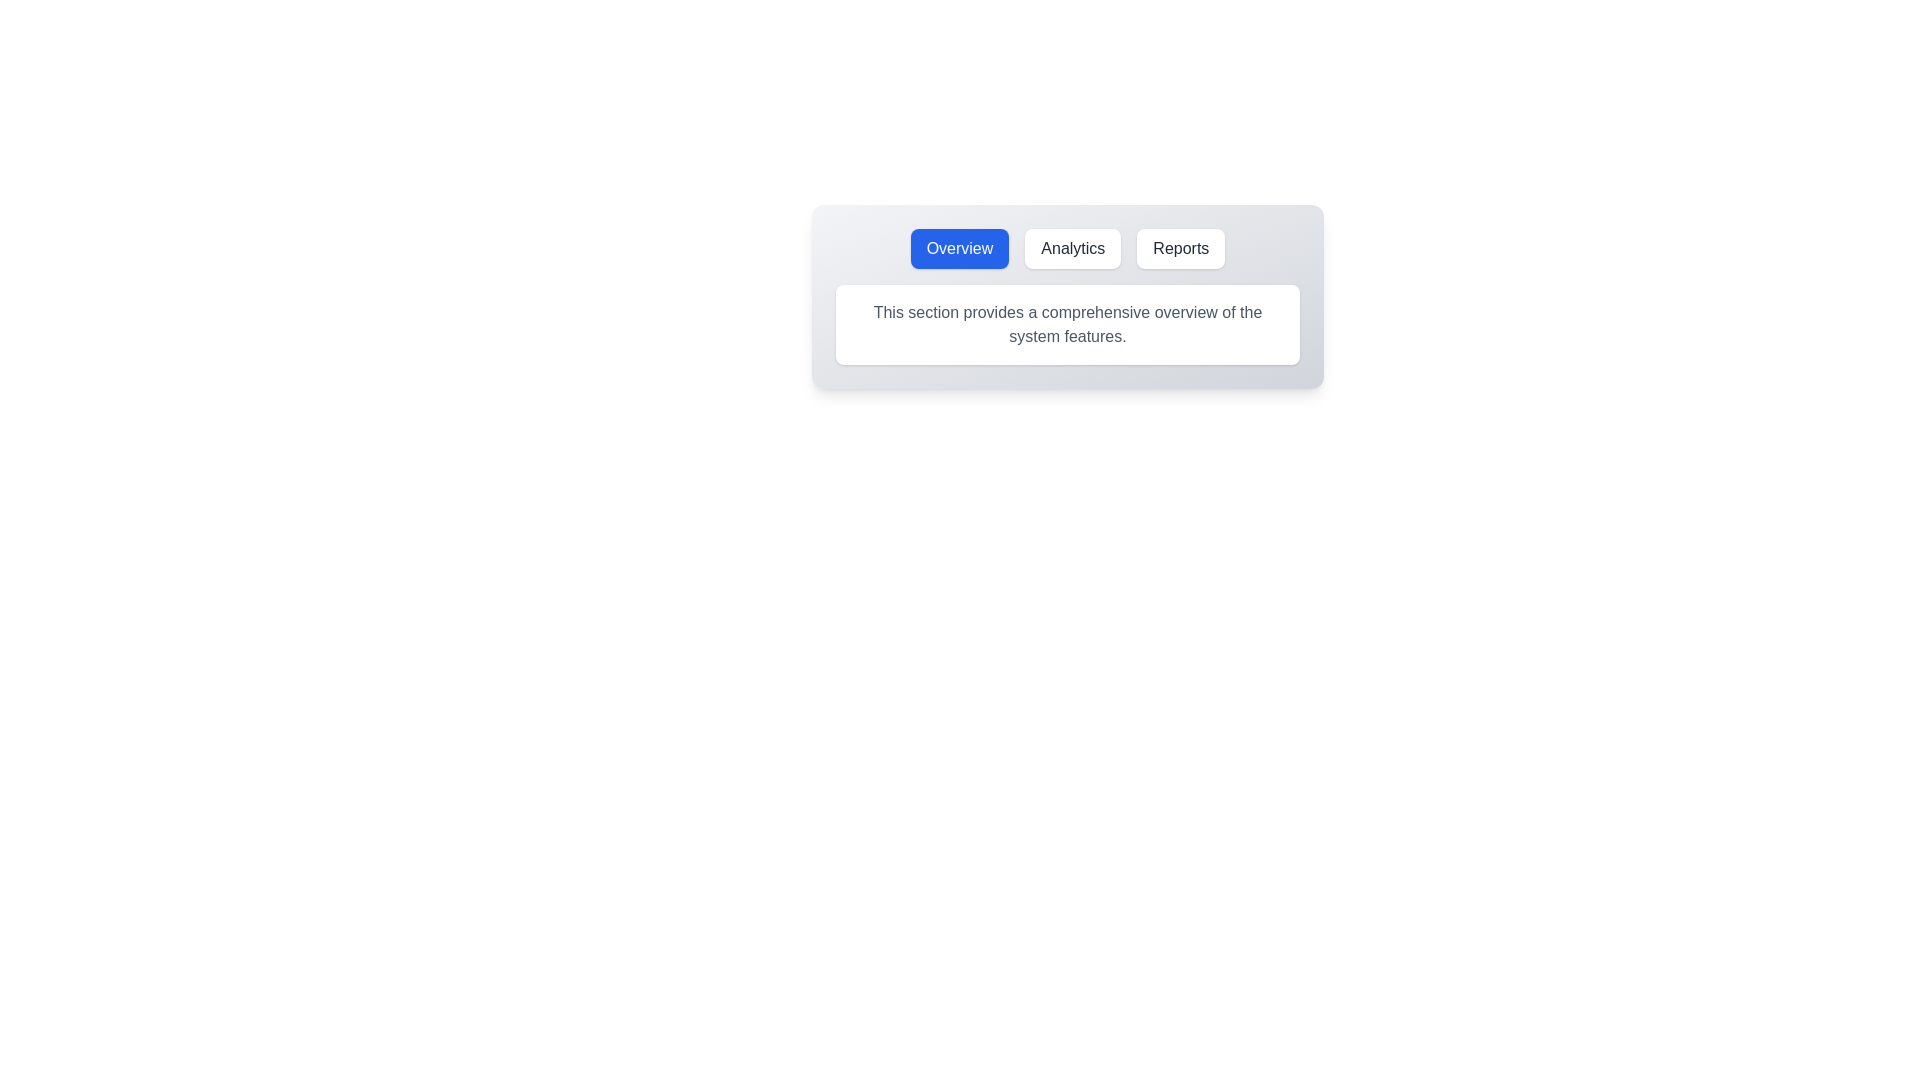  Describe the element at coordinates (960, 248) in the screenshot. I see `the tab labeled Overview to observe its hover effect` at that location.